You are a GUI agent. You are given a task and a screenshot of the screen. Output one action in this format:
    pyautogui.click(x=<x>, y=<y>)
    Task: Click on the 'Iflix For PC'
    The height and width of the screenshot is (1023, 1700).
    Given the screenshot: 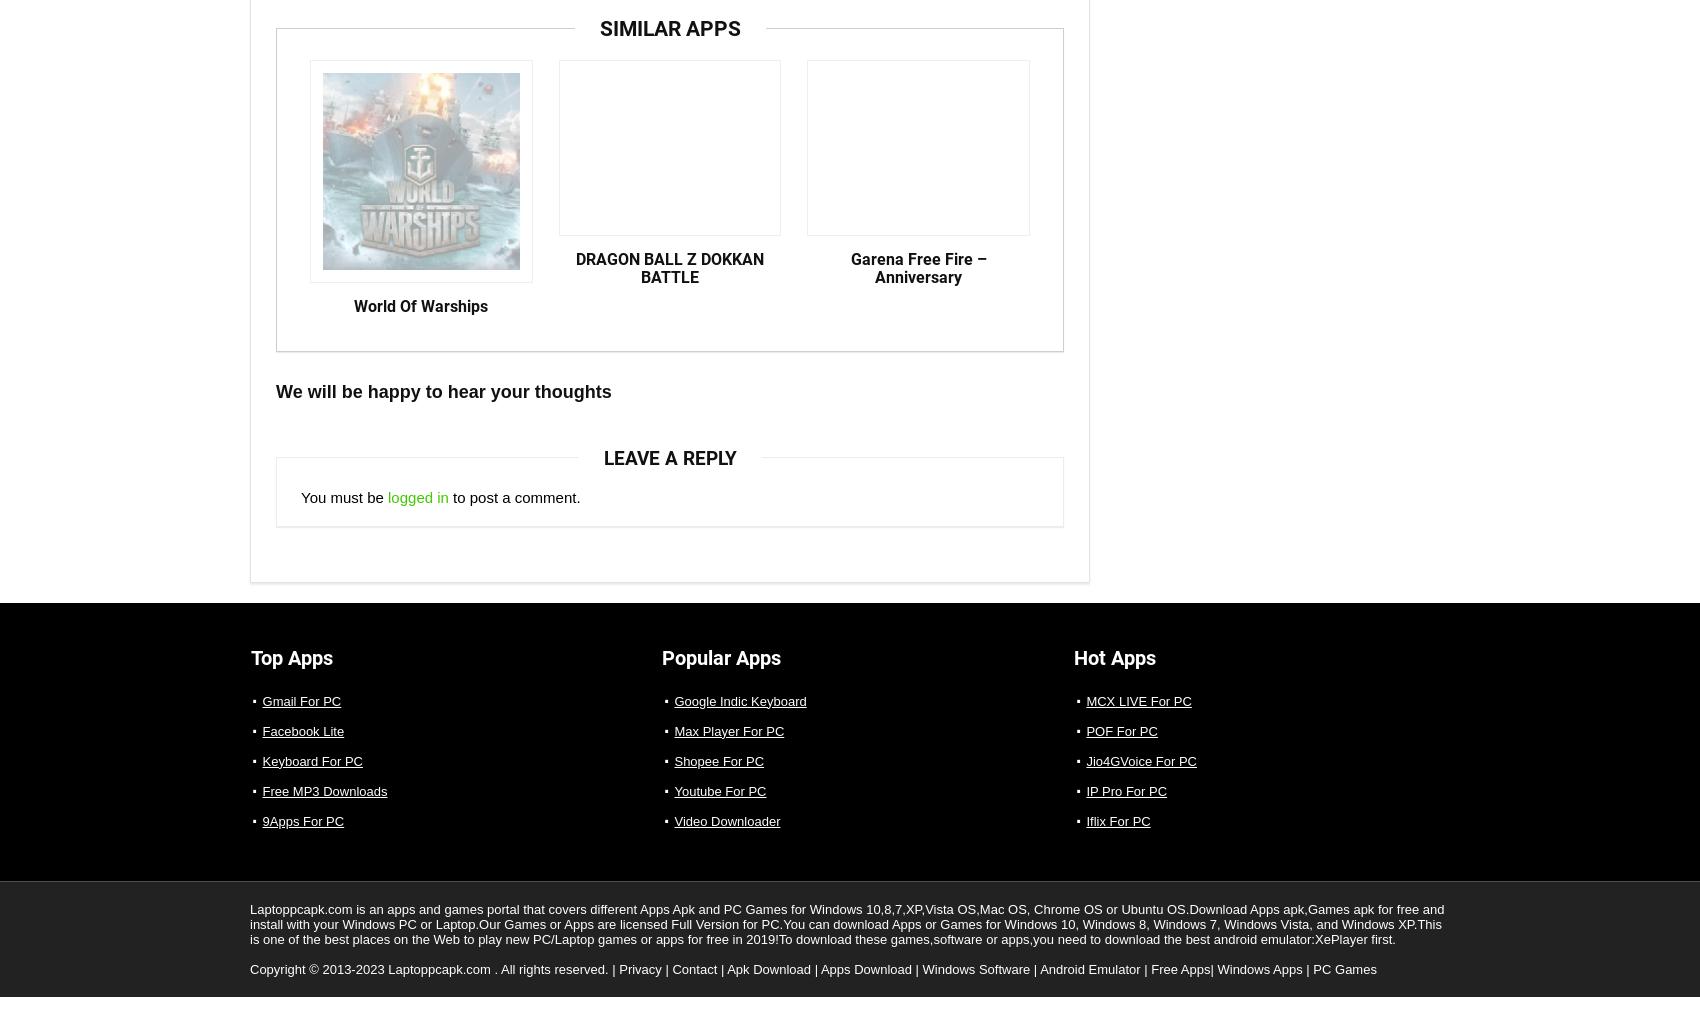 What is the action you would take?
    pyautogui.click(x=1117, y=837)
    